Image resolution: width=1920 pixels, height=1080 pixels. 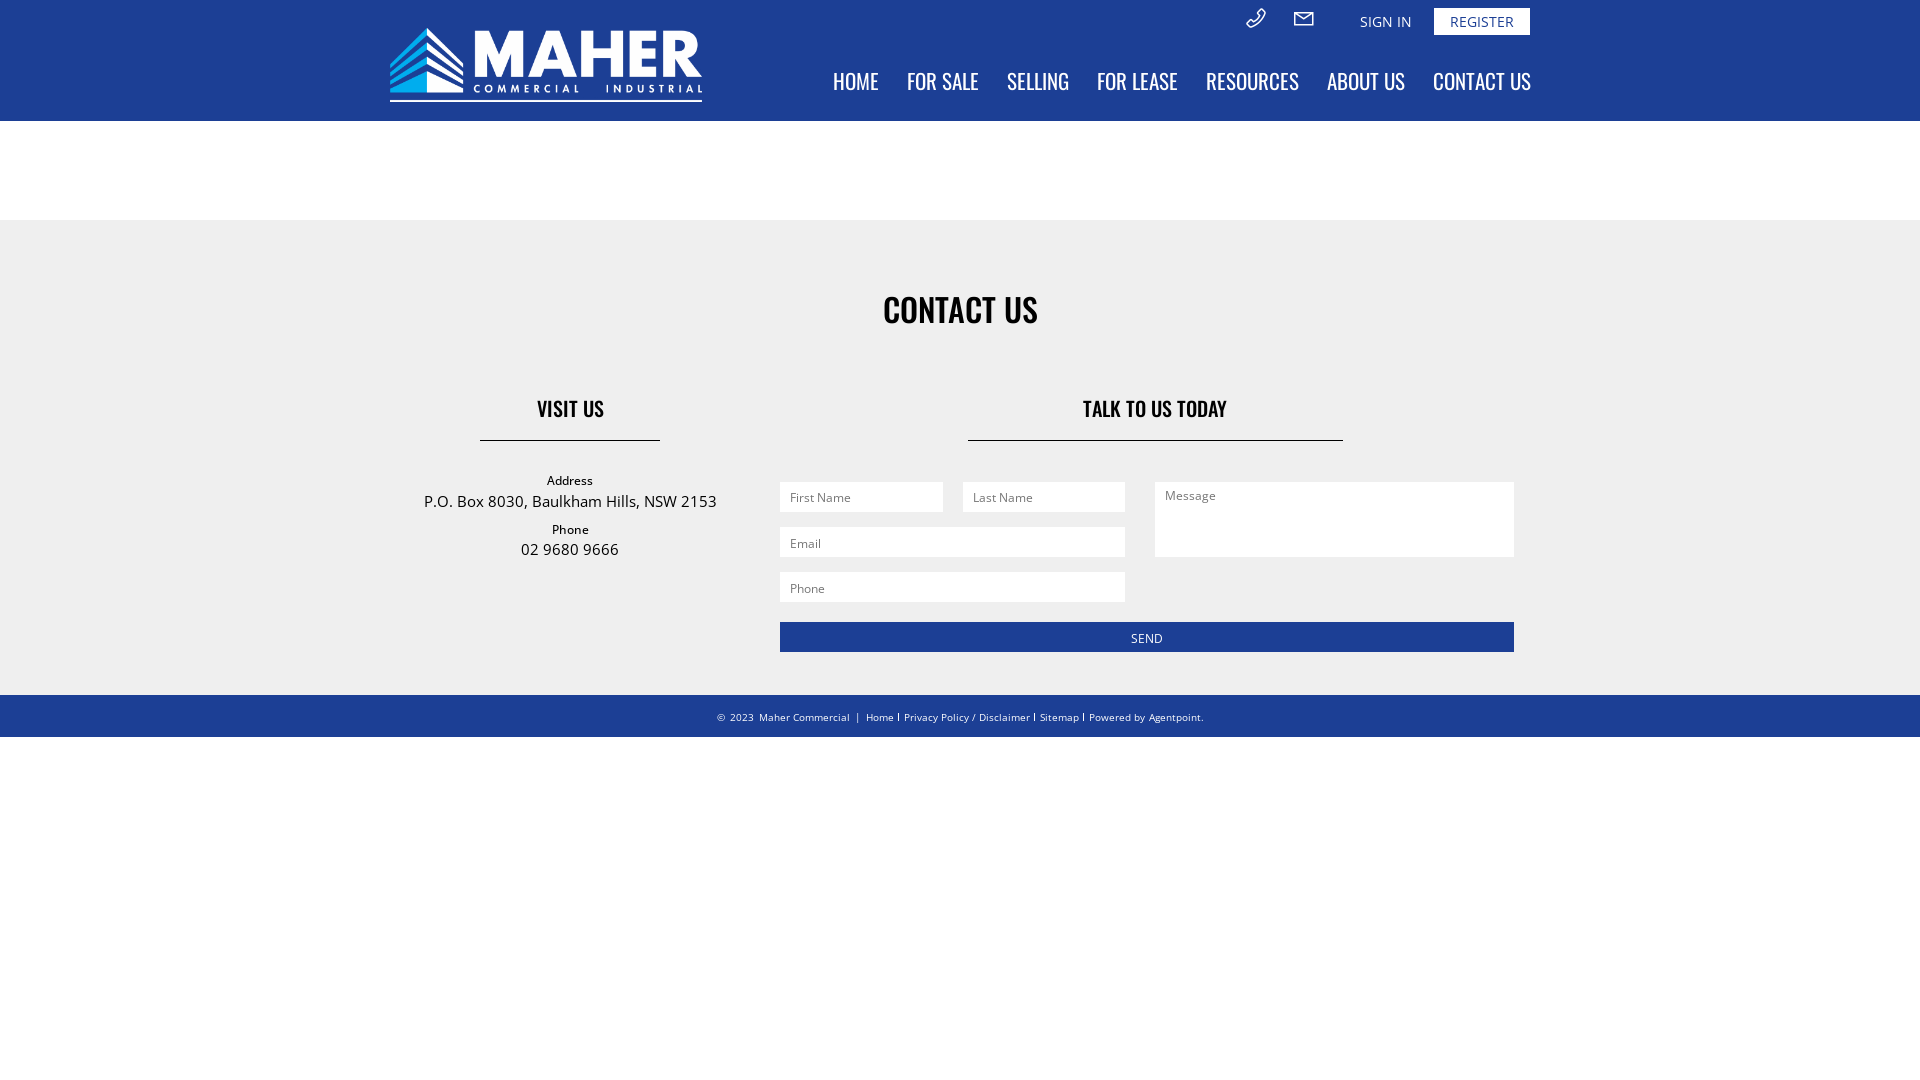 What do you see at coordinates (1191, 80) in the screenshot?
I see `'RESOURCES'` at bounding box center [1191, 80].